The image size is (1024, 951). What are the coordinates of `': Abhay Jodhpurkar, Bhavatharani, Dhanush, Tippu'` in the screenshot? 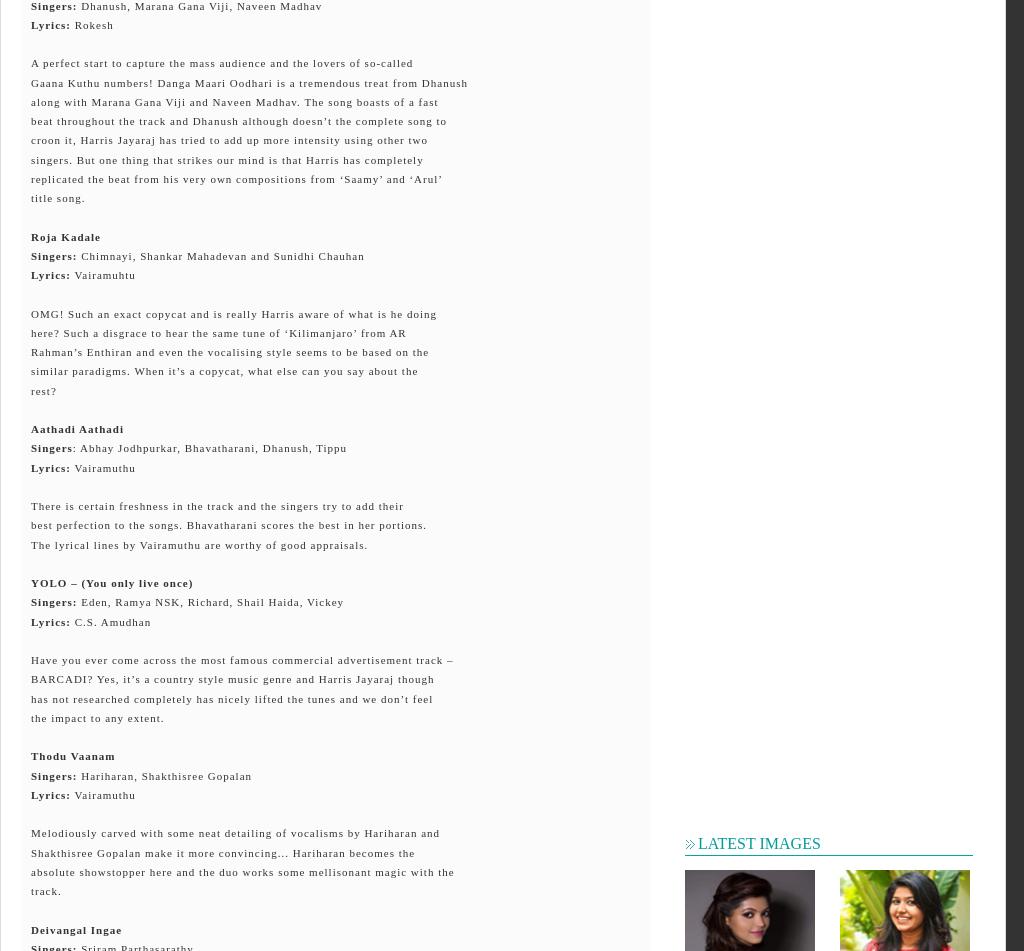 It's located at (70, 448).